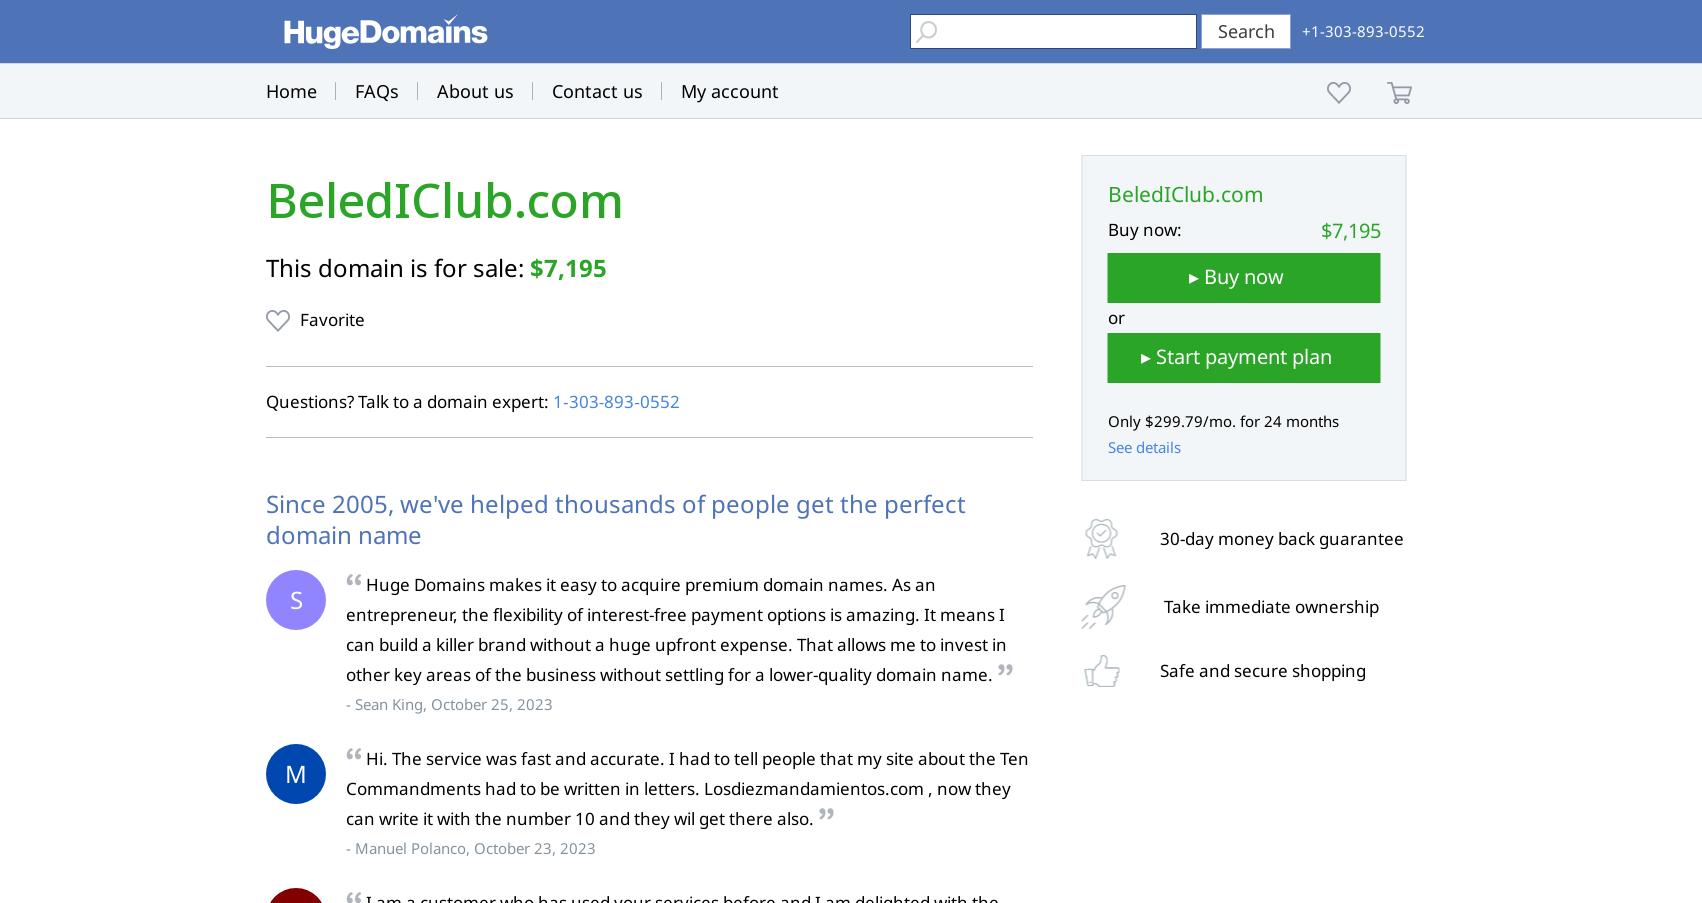 The height and width of the screenshot is (903, 1702). What do you see at coordinates (288, 599) in the screenshot?
I see `'S'` at bounding box center [288, 599].